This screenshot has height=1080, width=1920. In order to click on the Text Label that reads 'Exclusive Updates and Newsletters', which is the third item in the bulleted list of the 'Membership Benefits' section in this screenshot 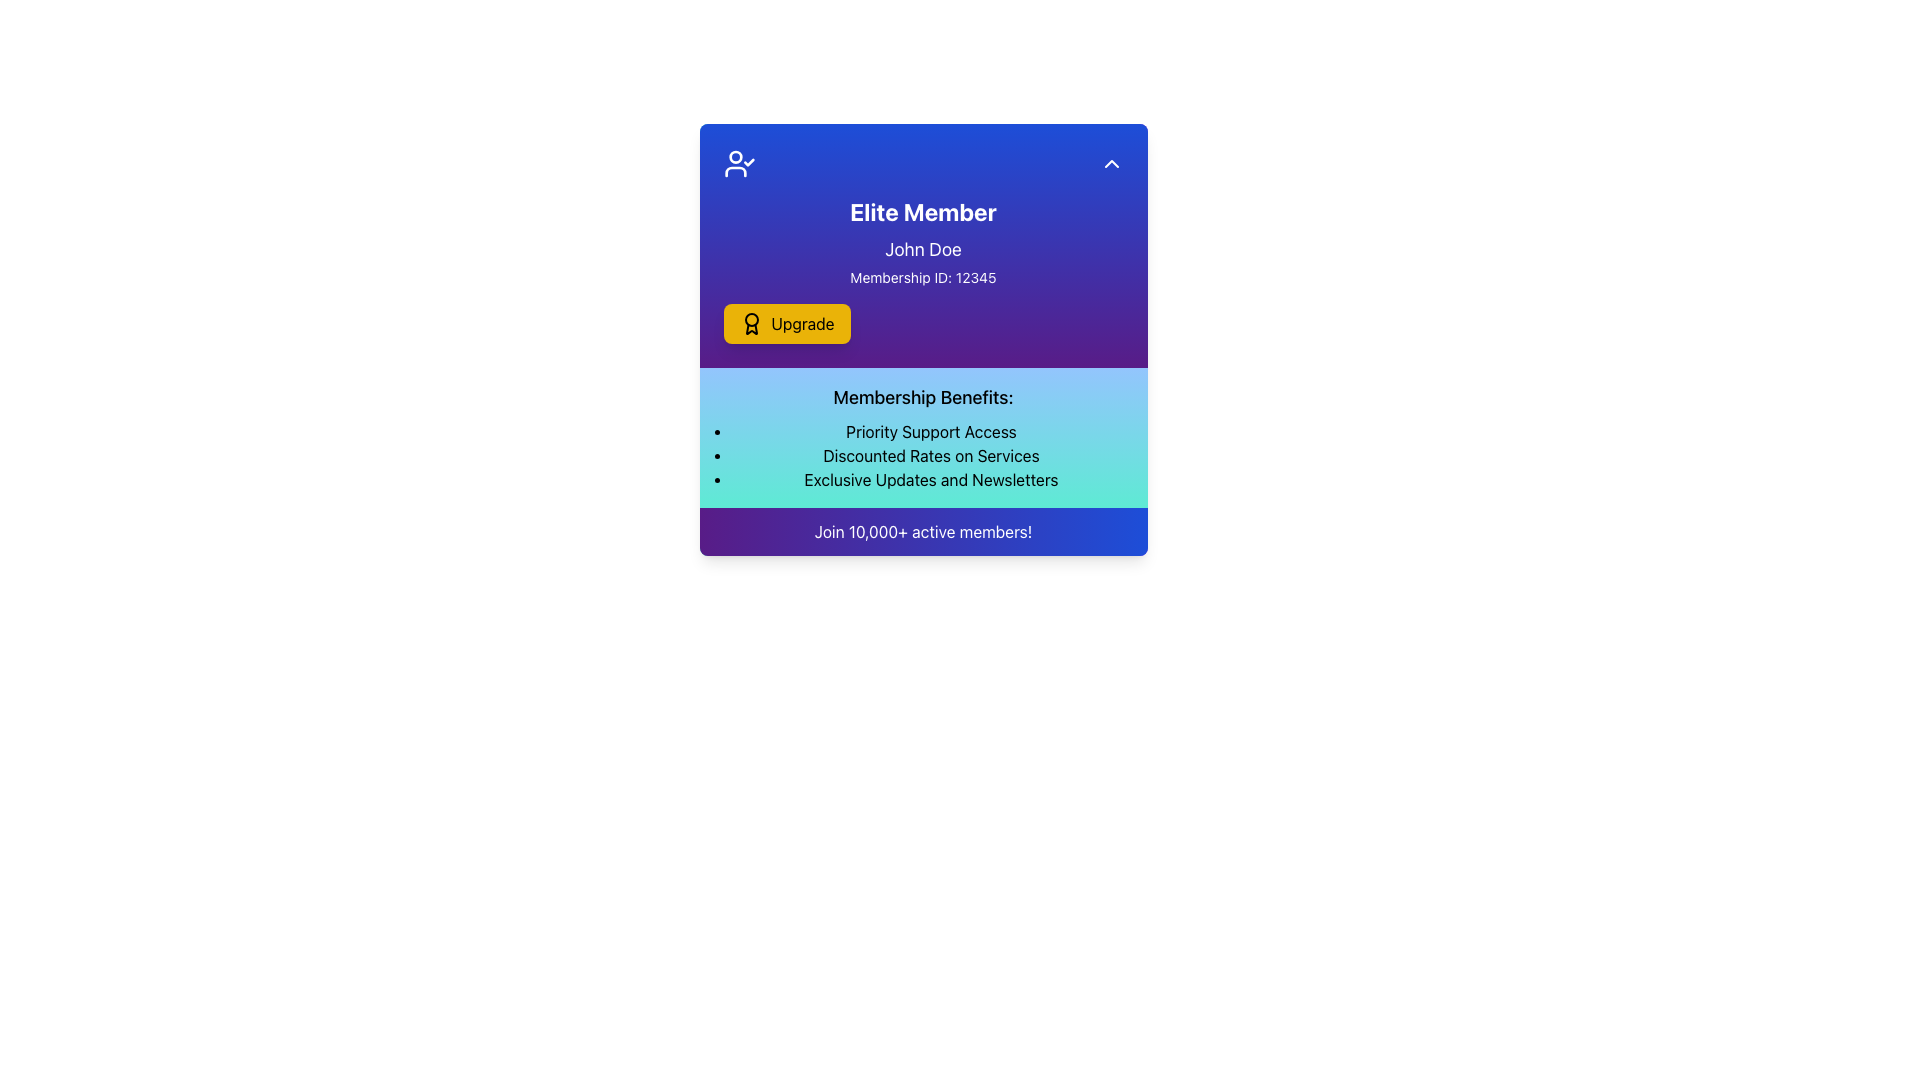, I will do `click(930, 479)`.